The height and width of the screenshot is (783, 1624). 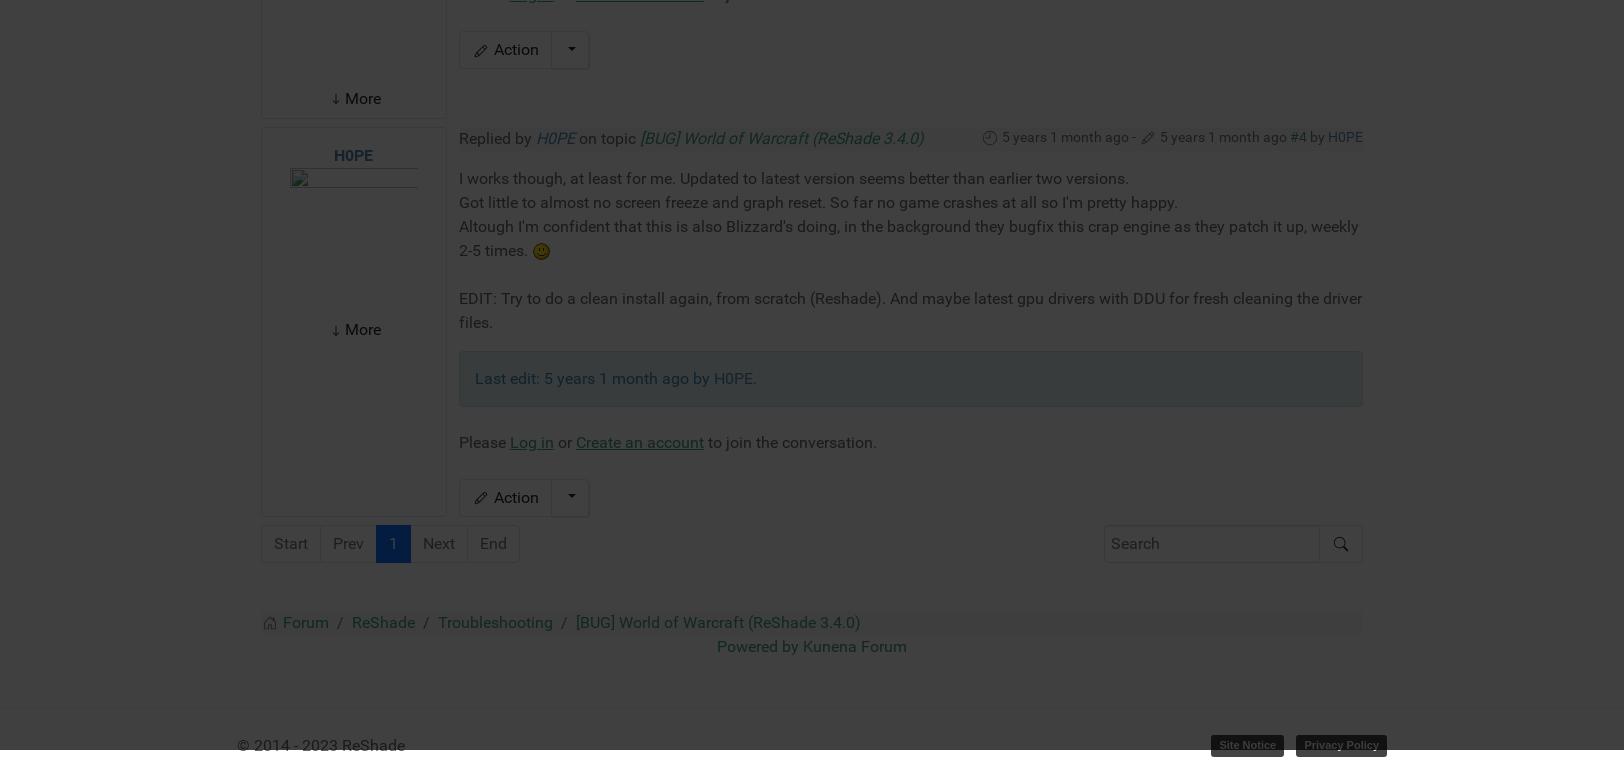 What do you see at coordinates (437, 226) in the screenshot?
I see `'Next'` at bounding box center [437, 226].